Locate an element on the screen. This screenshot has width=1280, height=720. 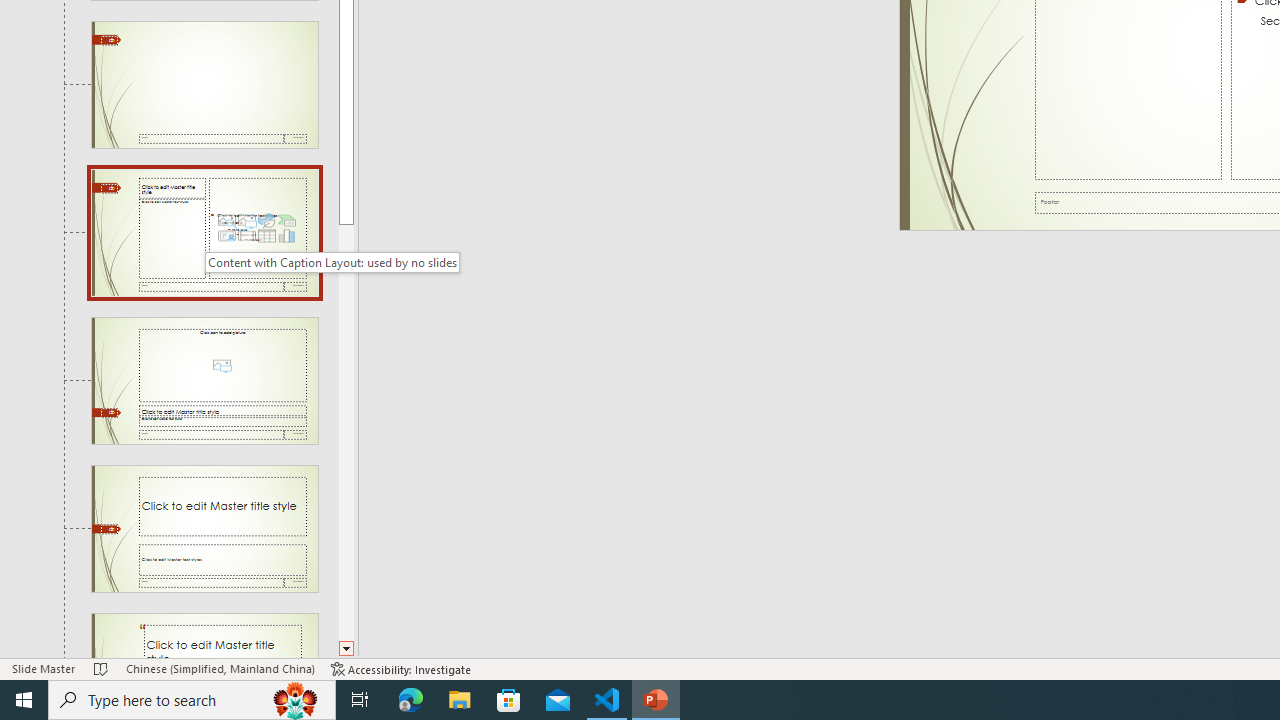
'Slide Picture with Caption Layout: used by no slides' is located at coordinates (204, 381).